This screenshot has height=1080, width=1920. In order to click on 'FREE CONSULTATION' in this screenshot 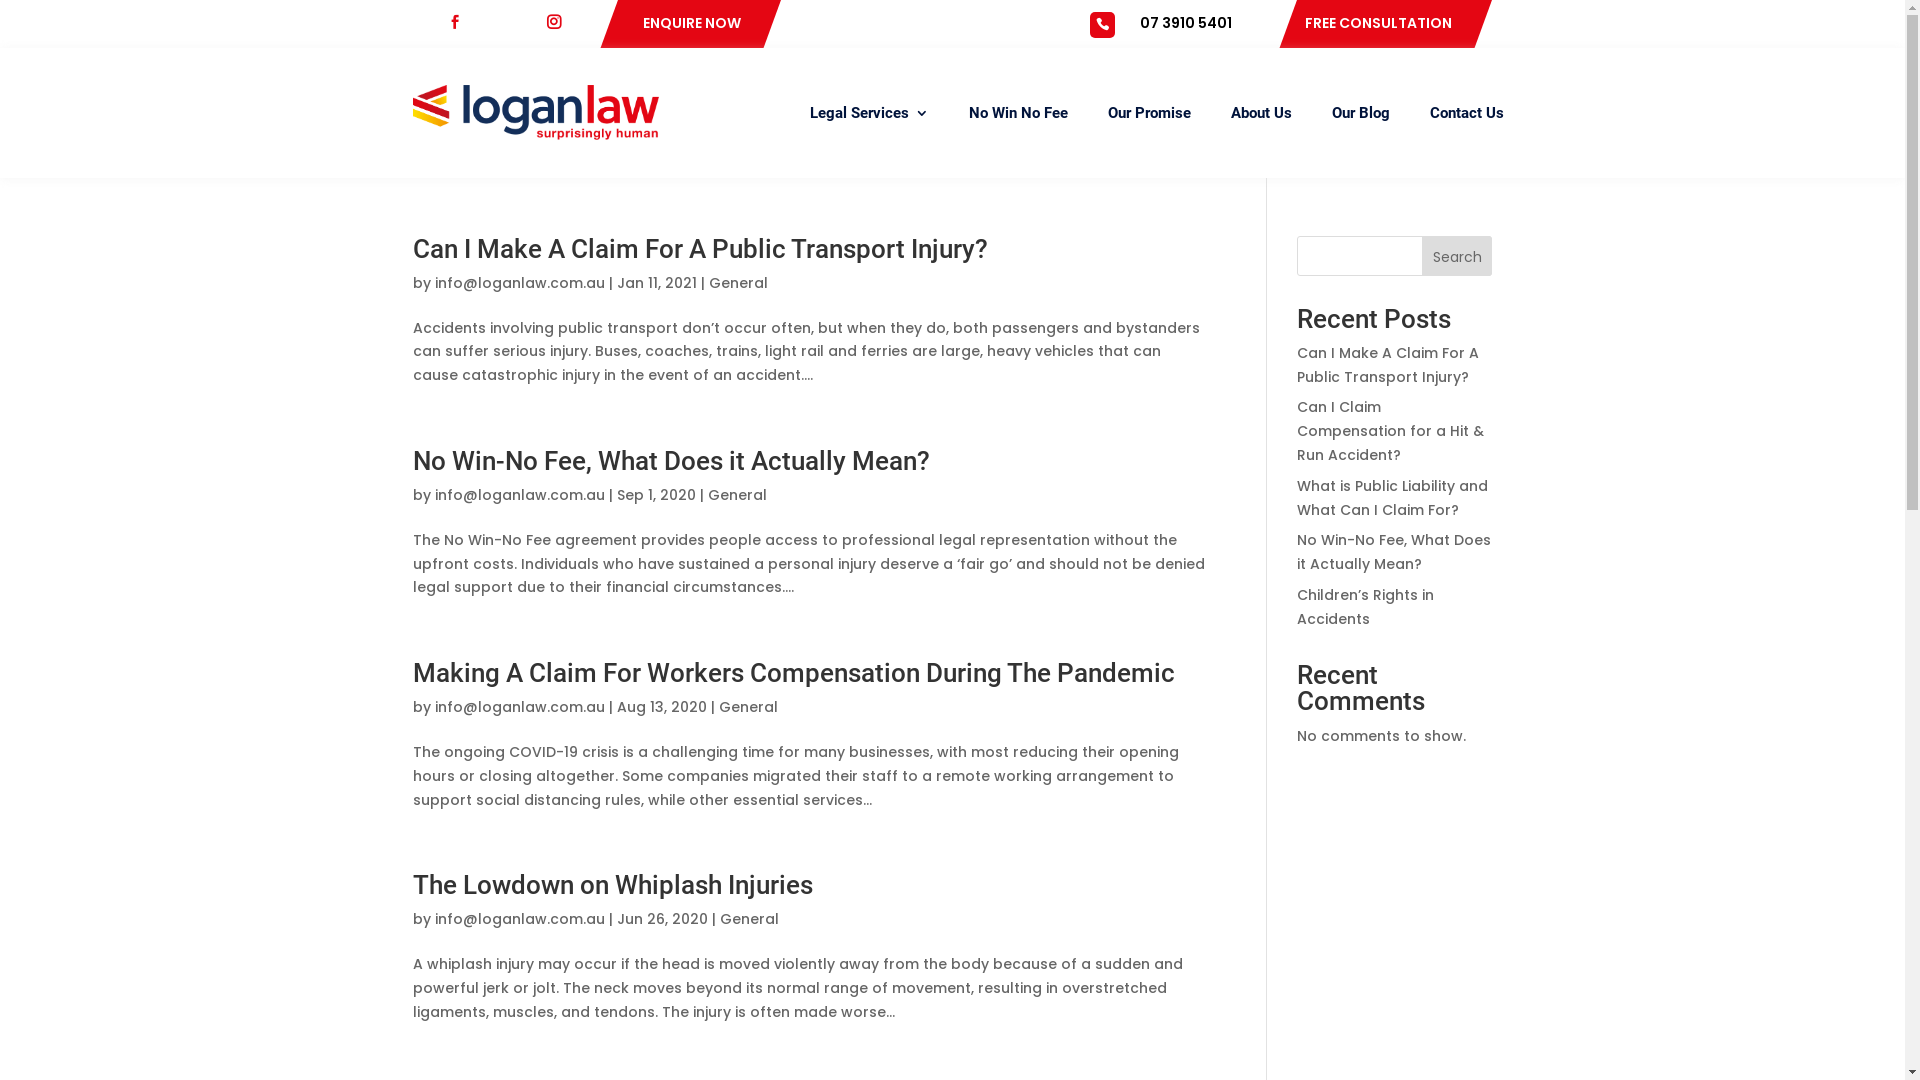, I will do `click(1377, 23)`.